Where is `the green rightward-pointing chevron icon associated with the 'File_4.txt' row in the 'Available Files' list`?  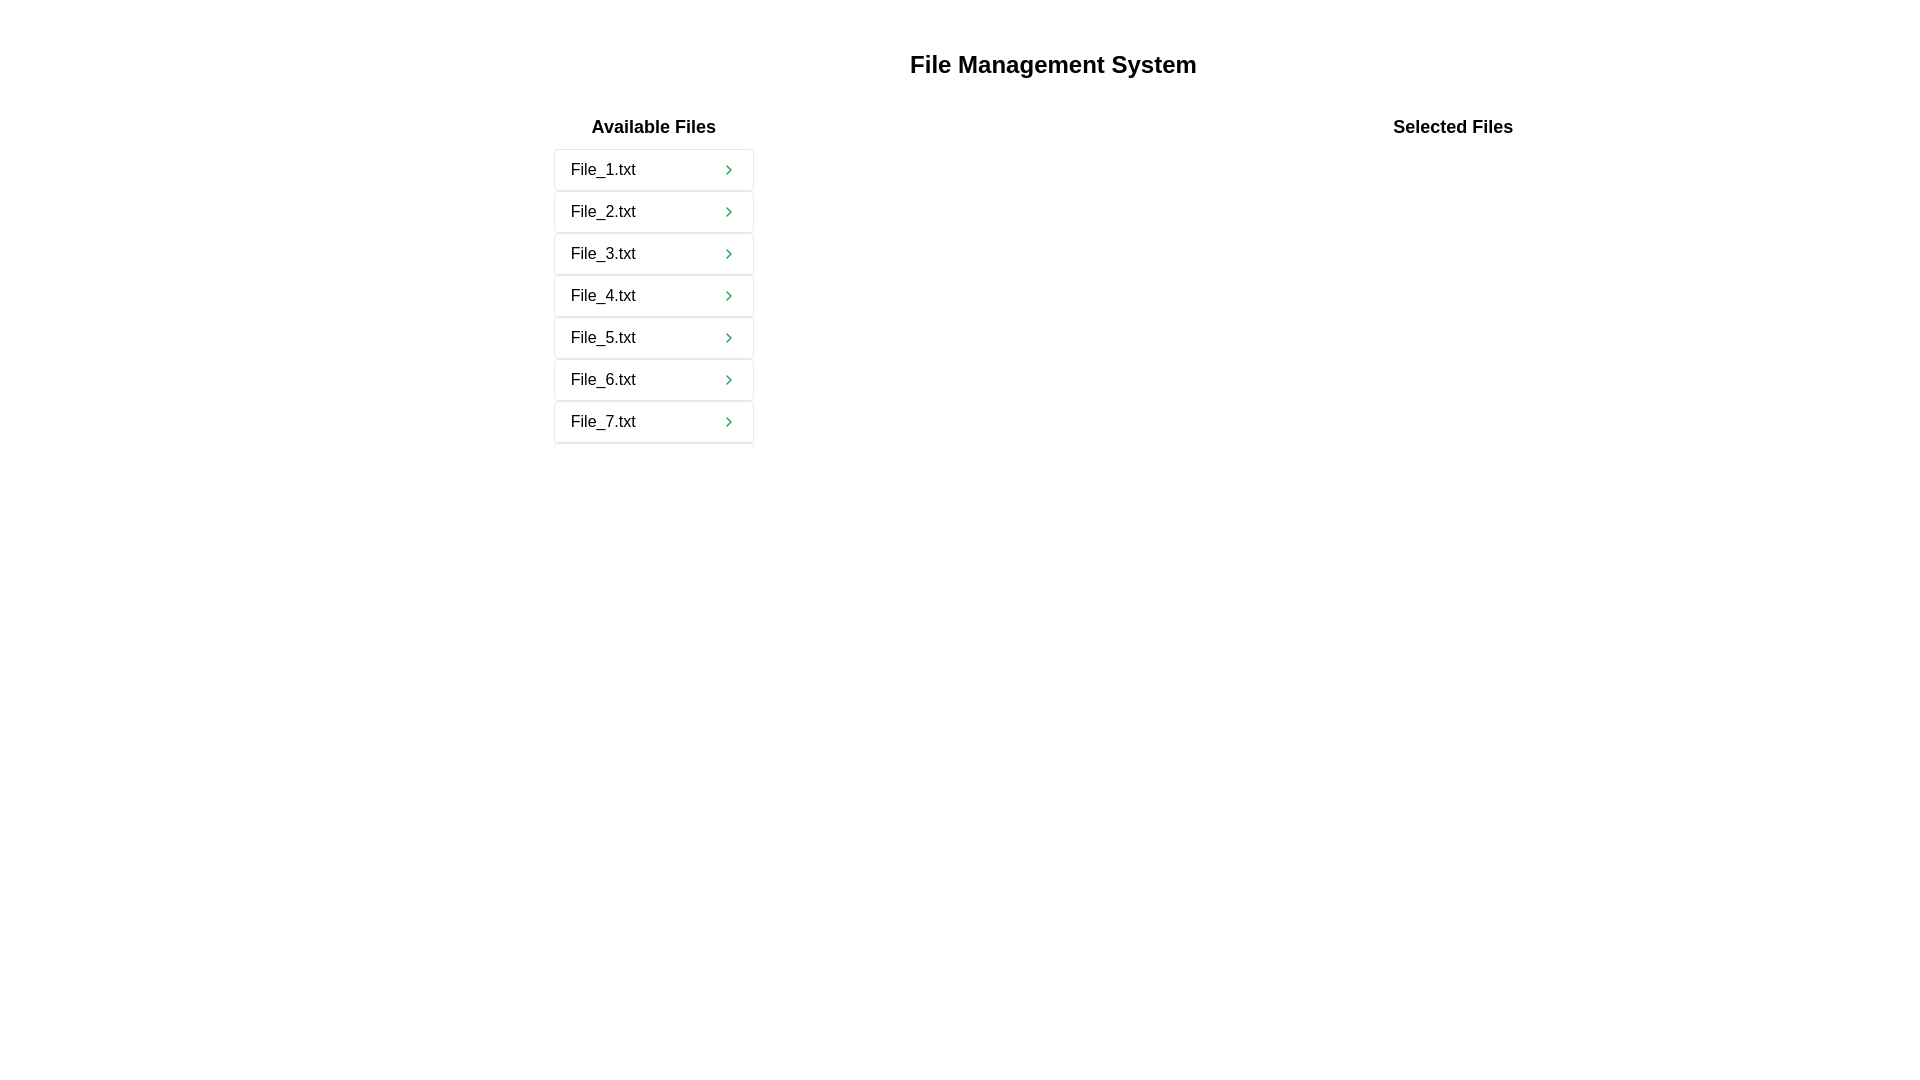
the green rightward-pointing chevron icon associated with the 'File_4.txt' row in the 'Available Files' list is located at coordinates (727, 296).